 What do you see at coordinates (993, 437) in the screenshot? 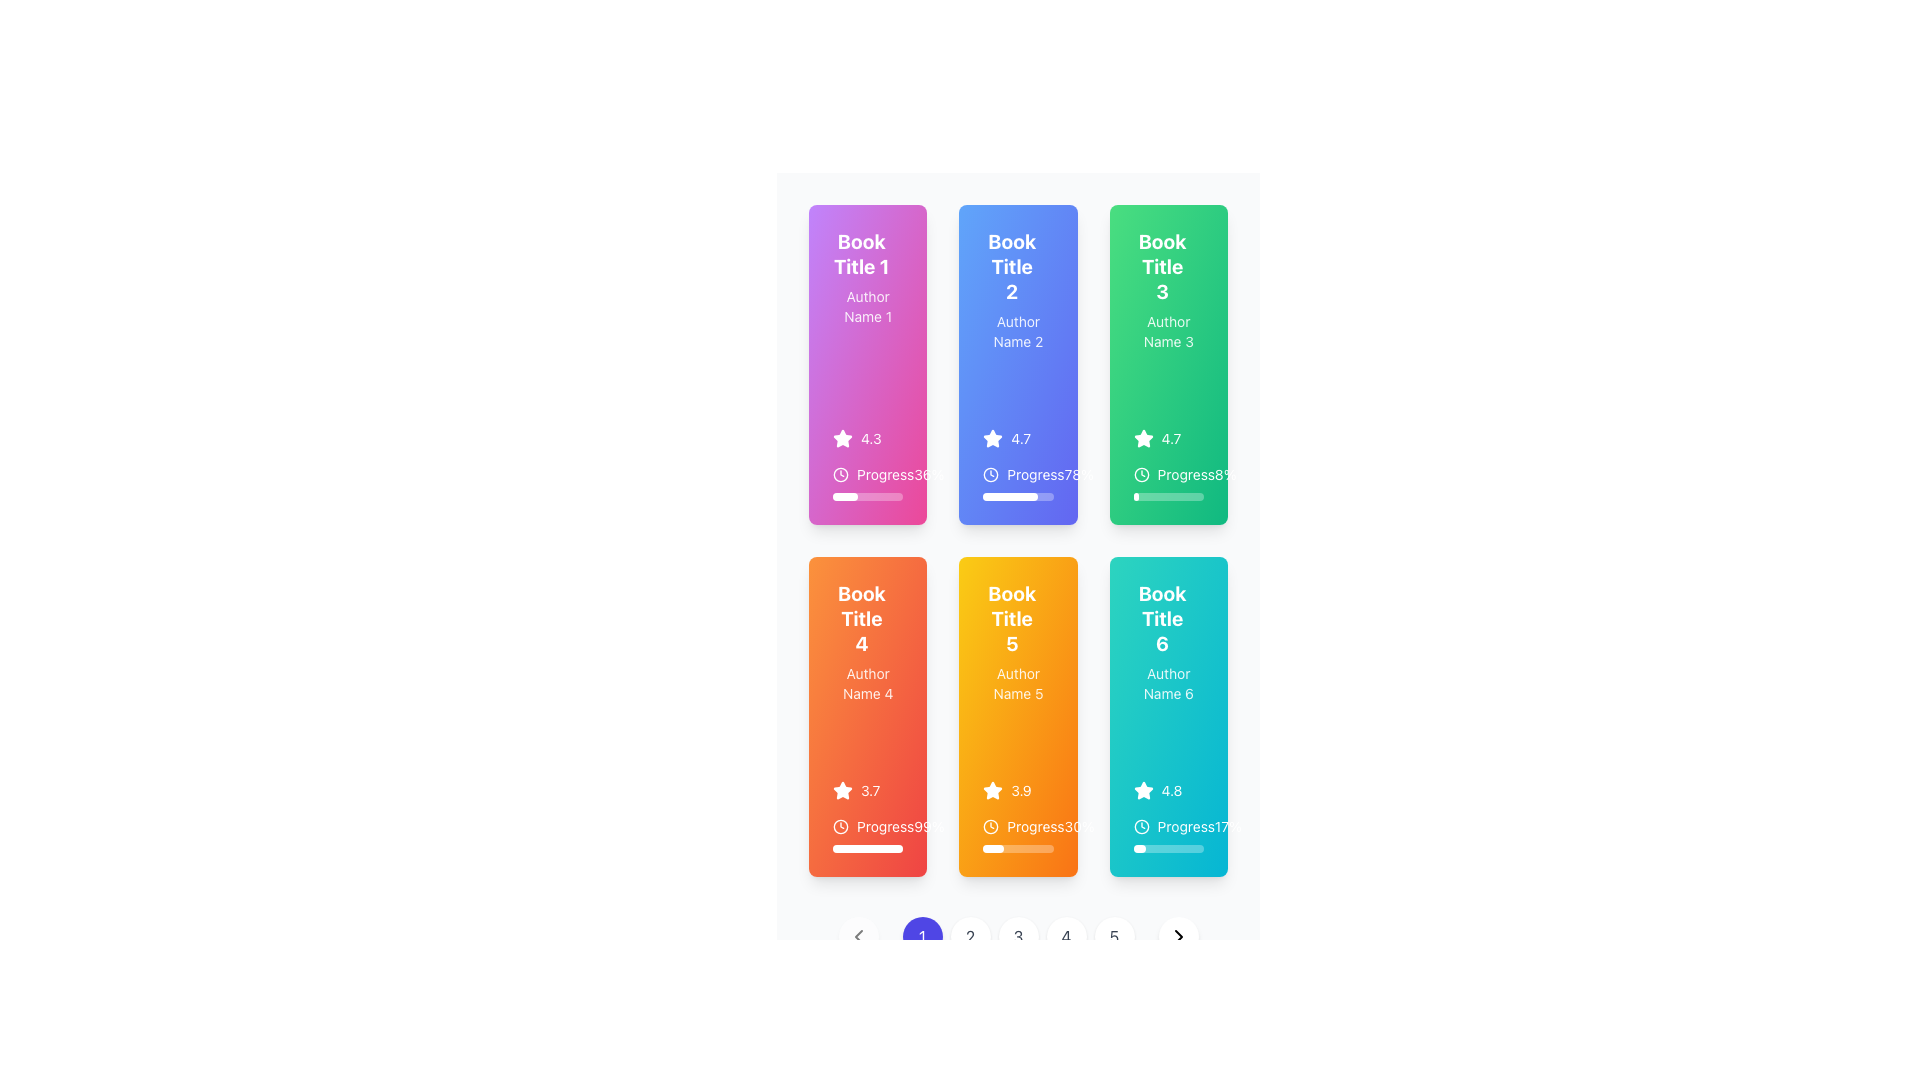
I see `the star-shaped icon within the blue interface card labeled 'Book Title 2' to interact with the rating` at bounding box center [993, 437].